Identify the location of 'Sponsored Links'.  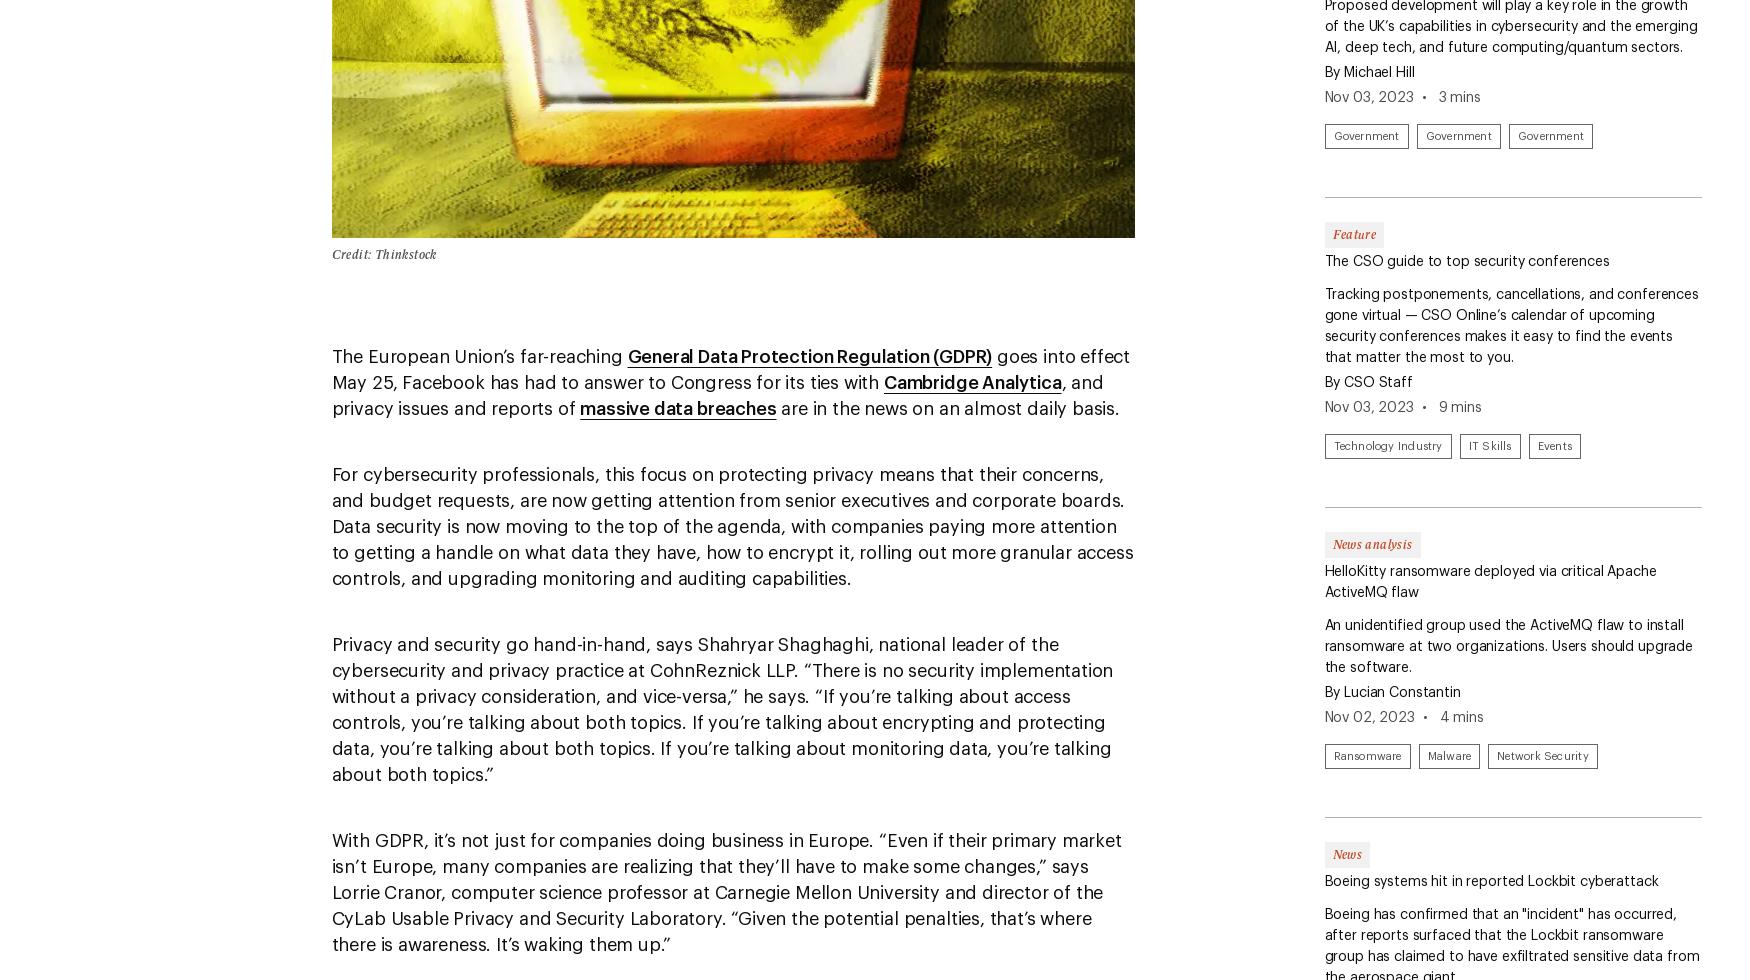
(121, 635).